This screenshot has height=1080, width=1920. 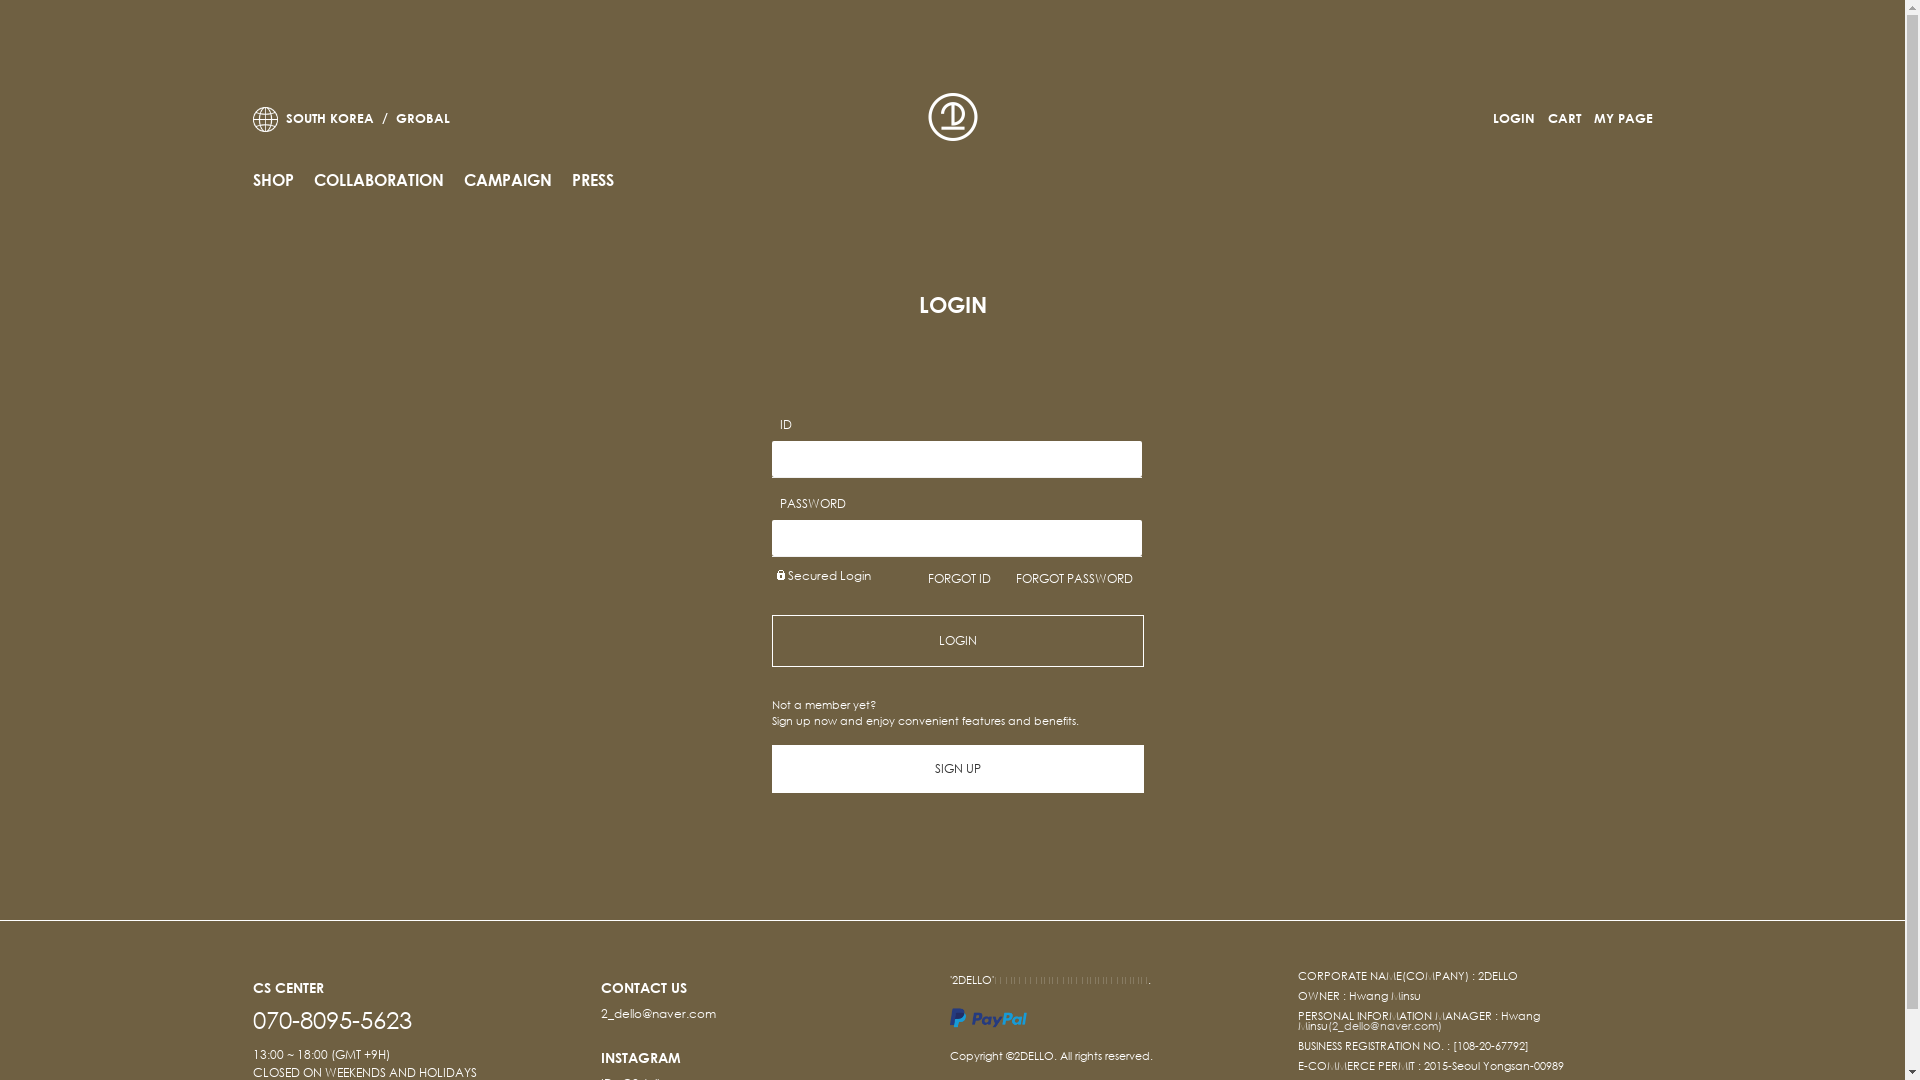 I want to click on 'MY PAGE', so click(x=1618, y=118).